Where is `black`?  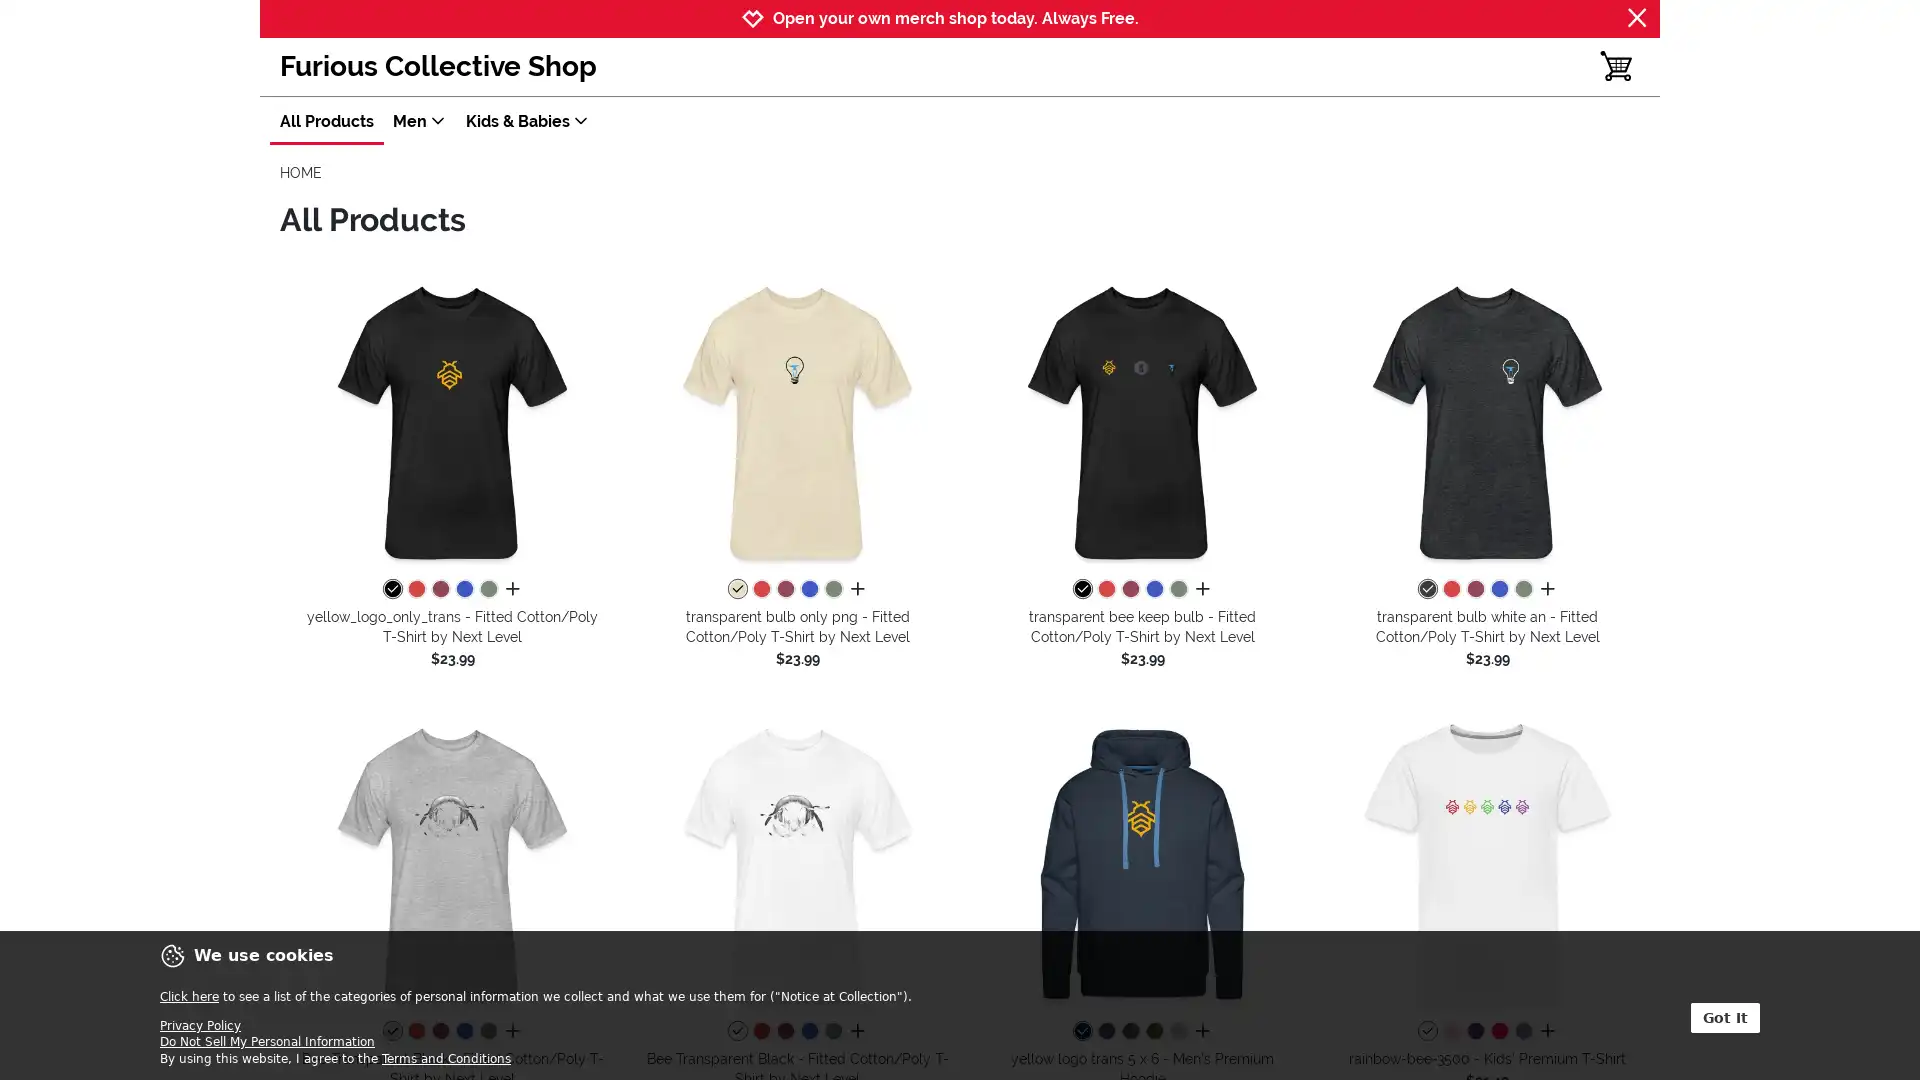 black is located at coordinates (392, 589).